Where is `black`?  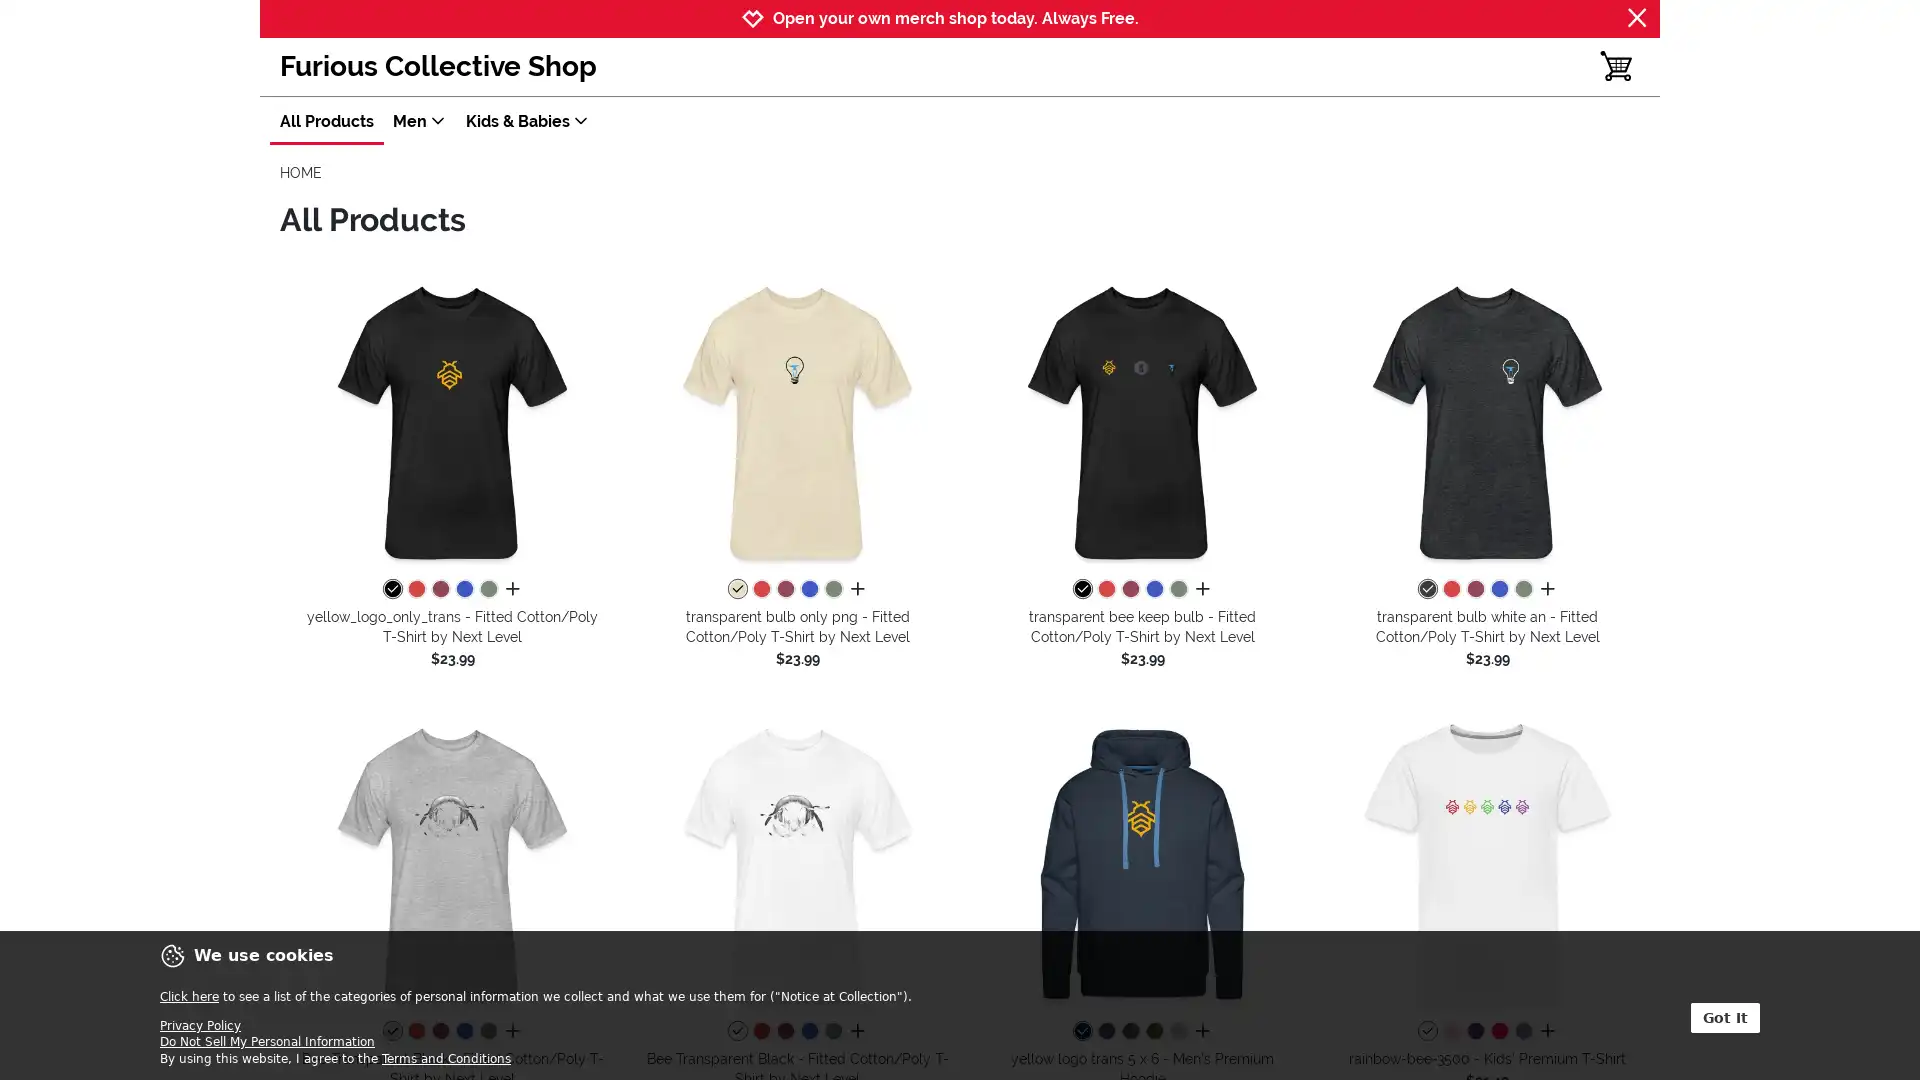 black is located at coordinates (392, 589).